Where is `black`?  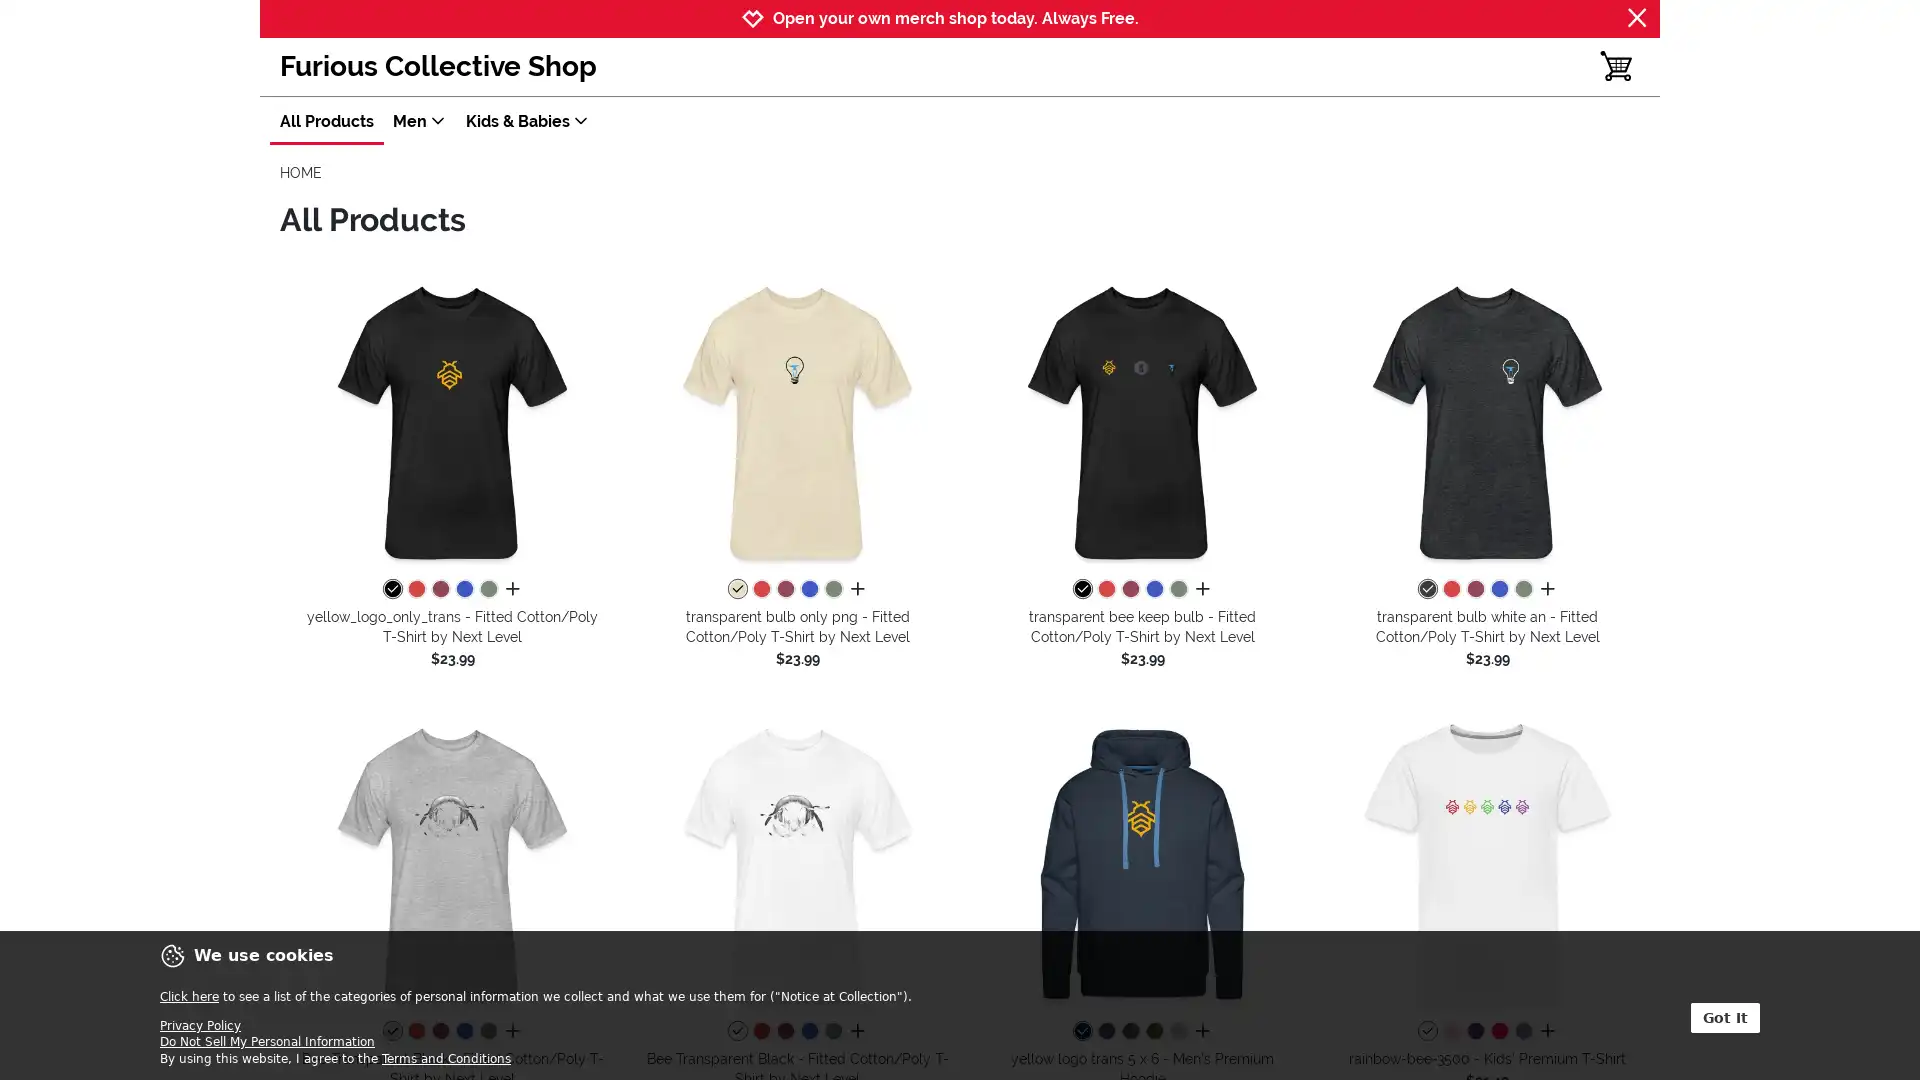 black is located at coordinates (392, 589).